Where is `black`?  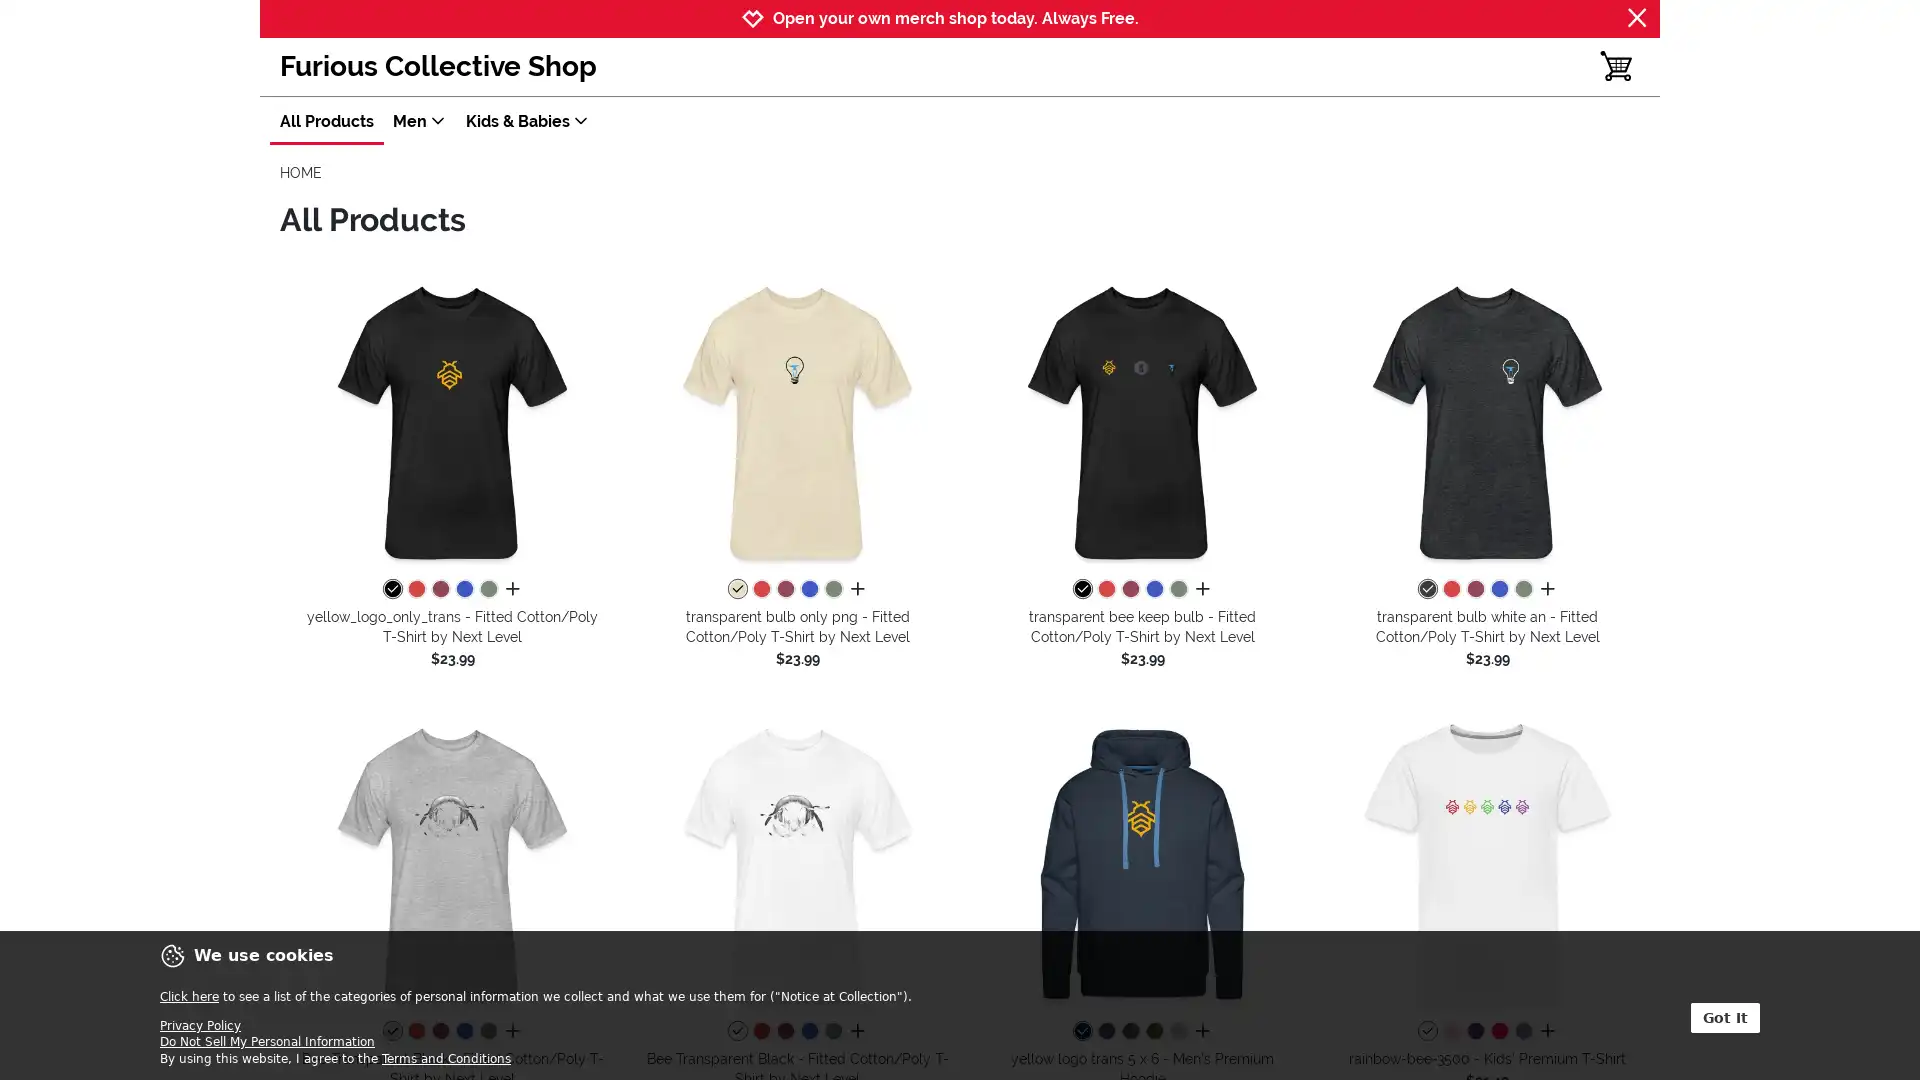 black is located at coordinates (392, 589).